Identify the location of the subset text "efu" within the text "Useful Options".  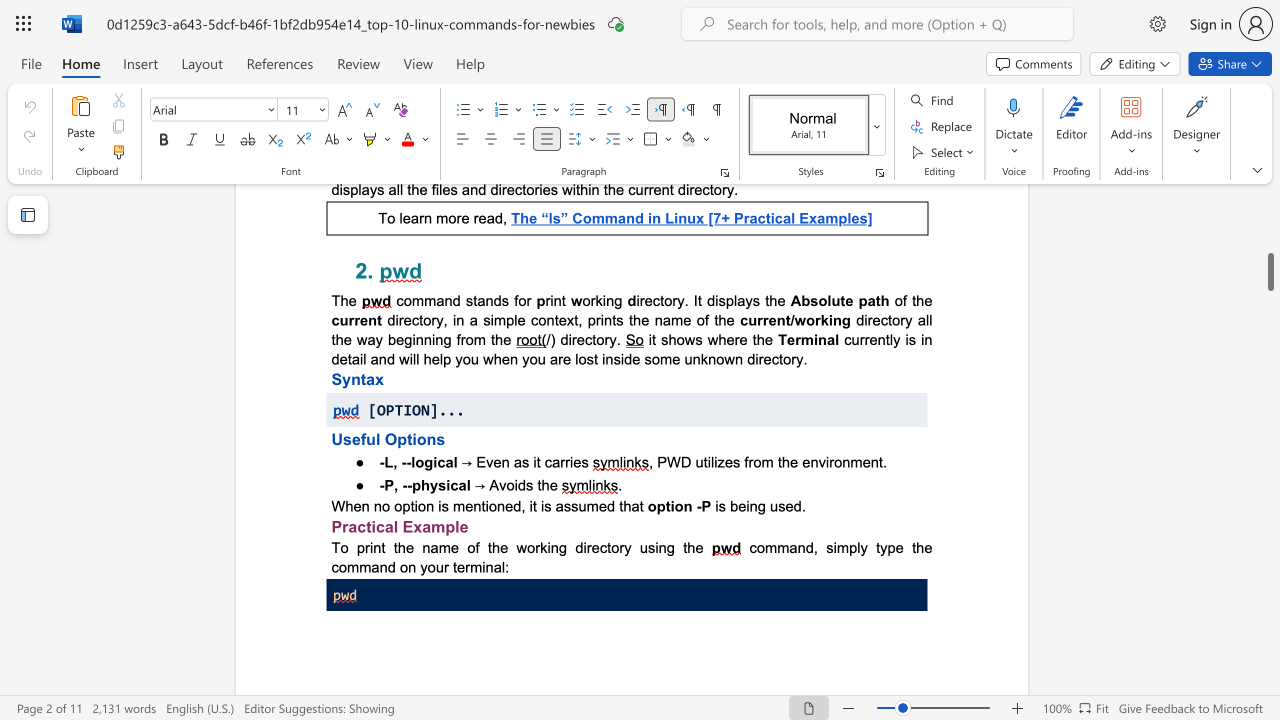
(352, 438).